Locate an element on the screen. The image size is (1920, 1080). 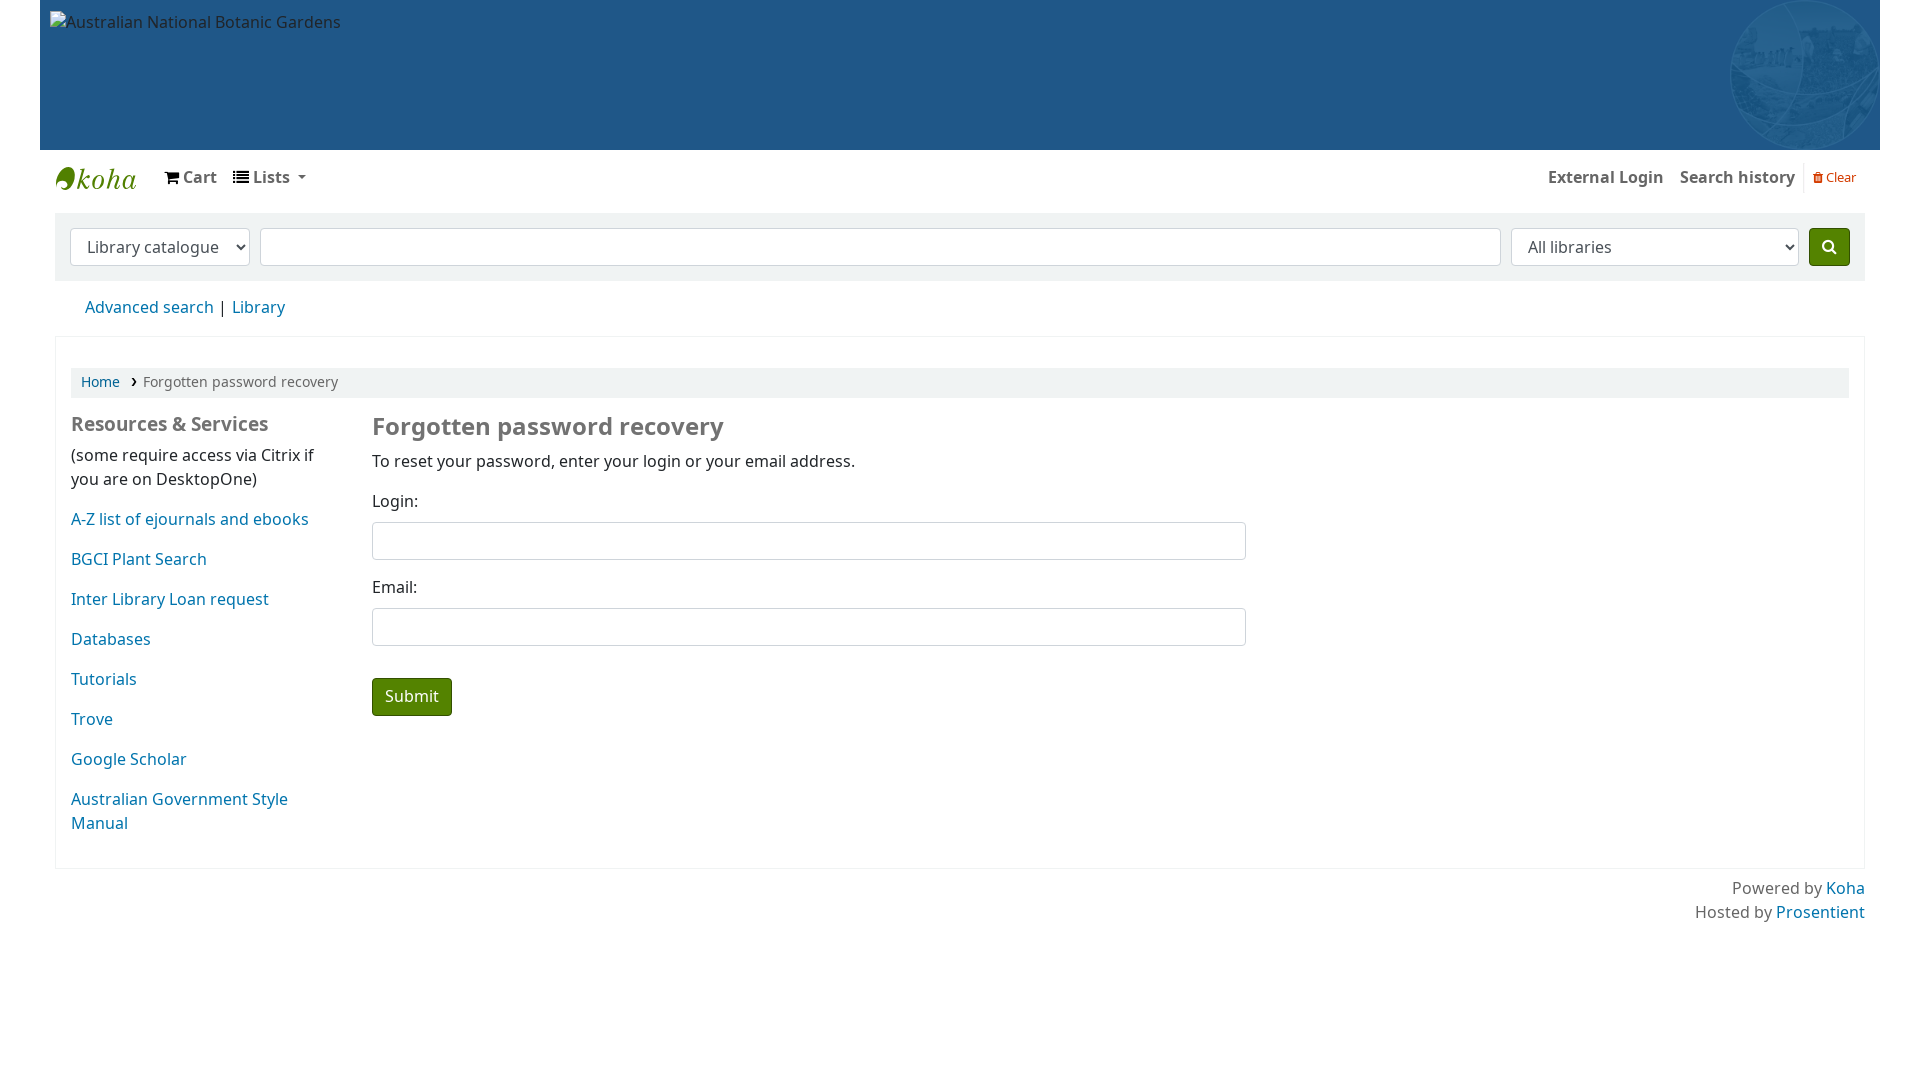
'Databases' is located at coordinates (71, 640).